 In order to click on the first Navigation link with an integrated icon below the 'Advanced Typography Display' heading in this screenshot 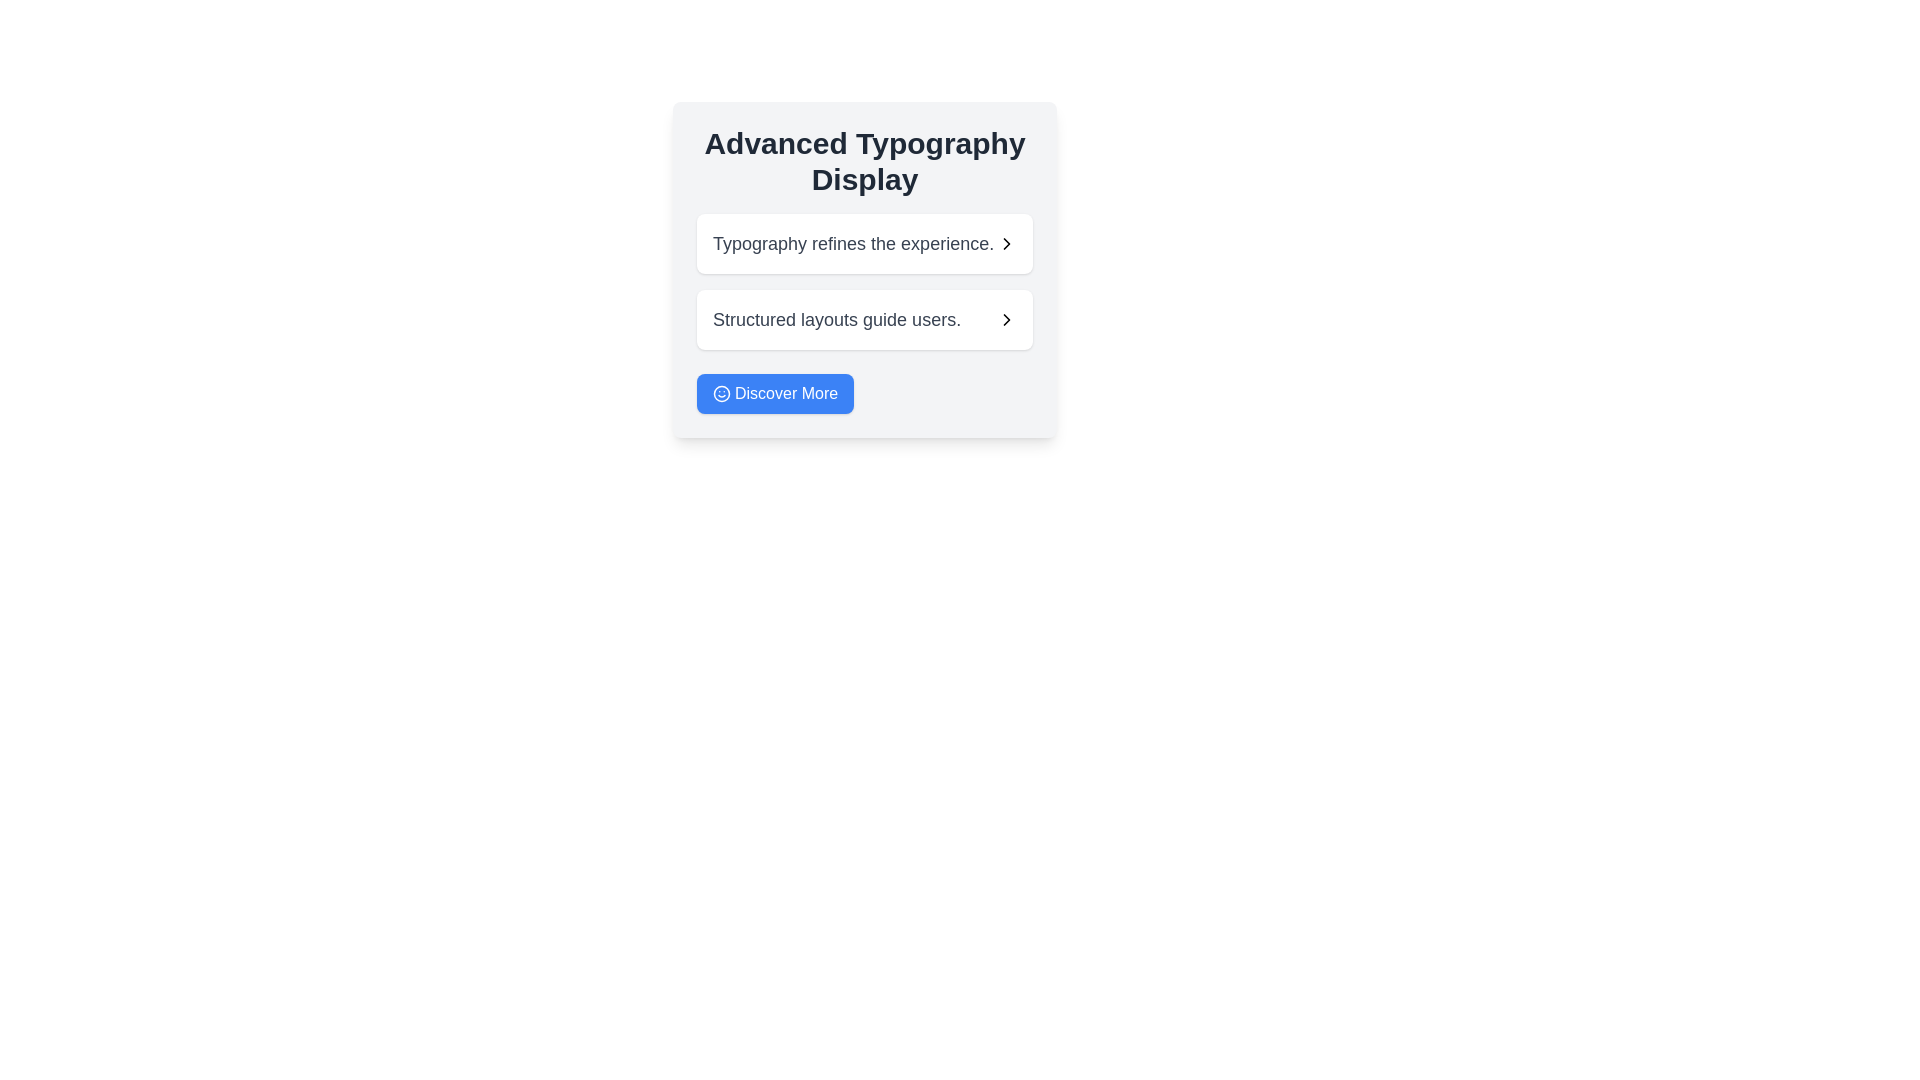, I will do `click(864, 242)`.